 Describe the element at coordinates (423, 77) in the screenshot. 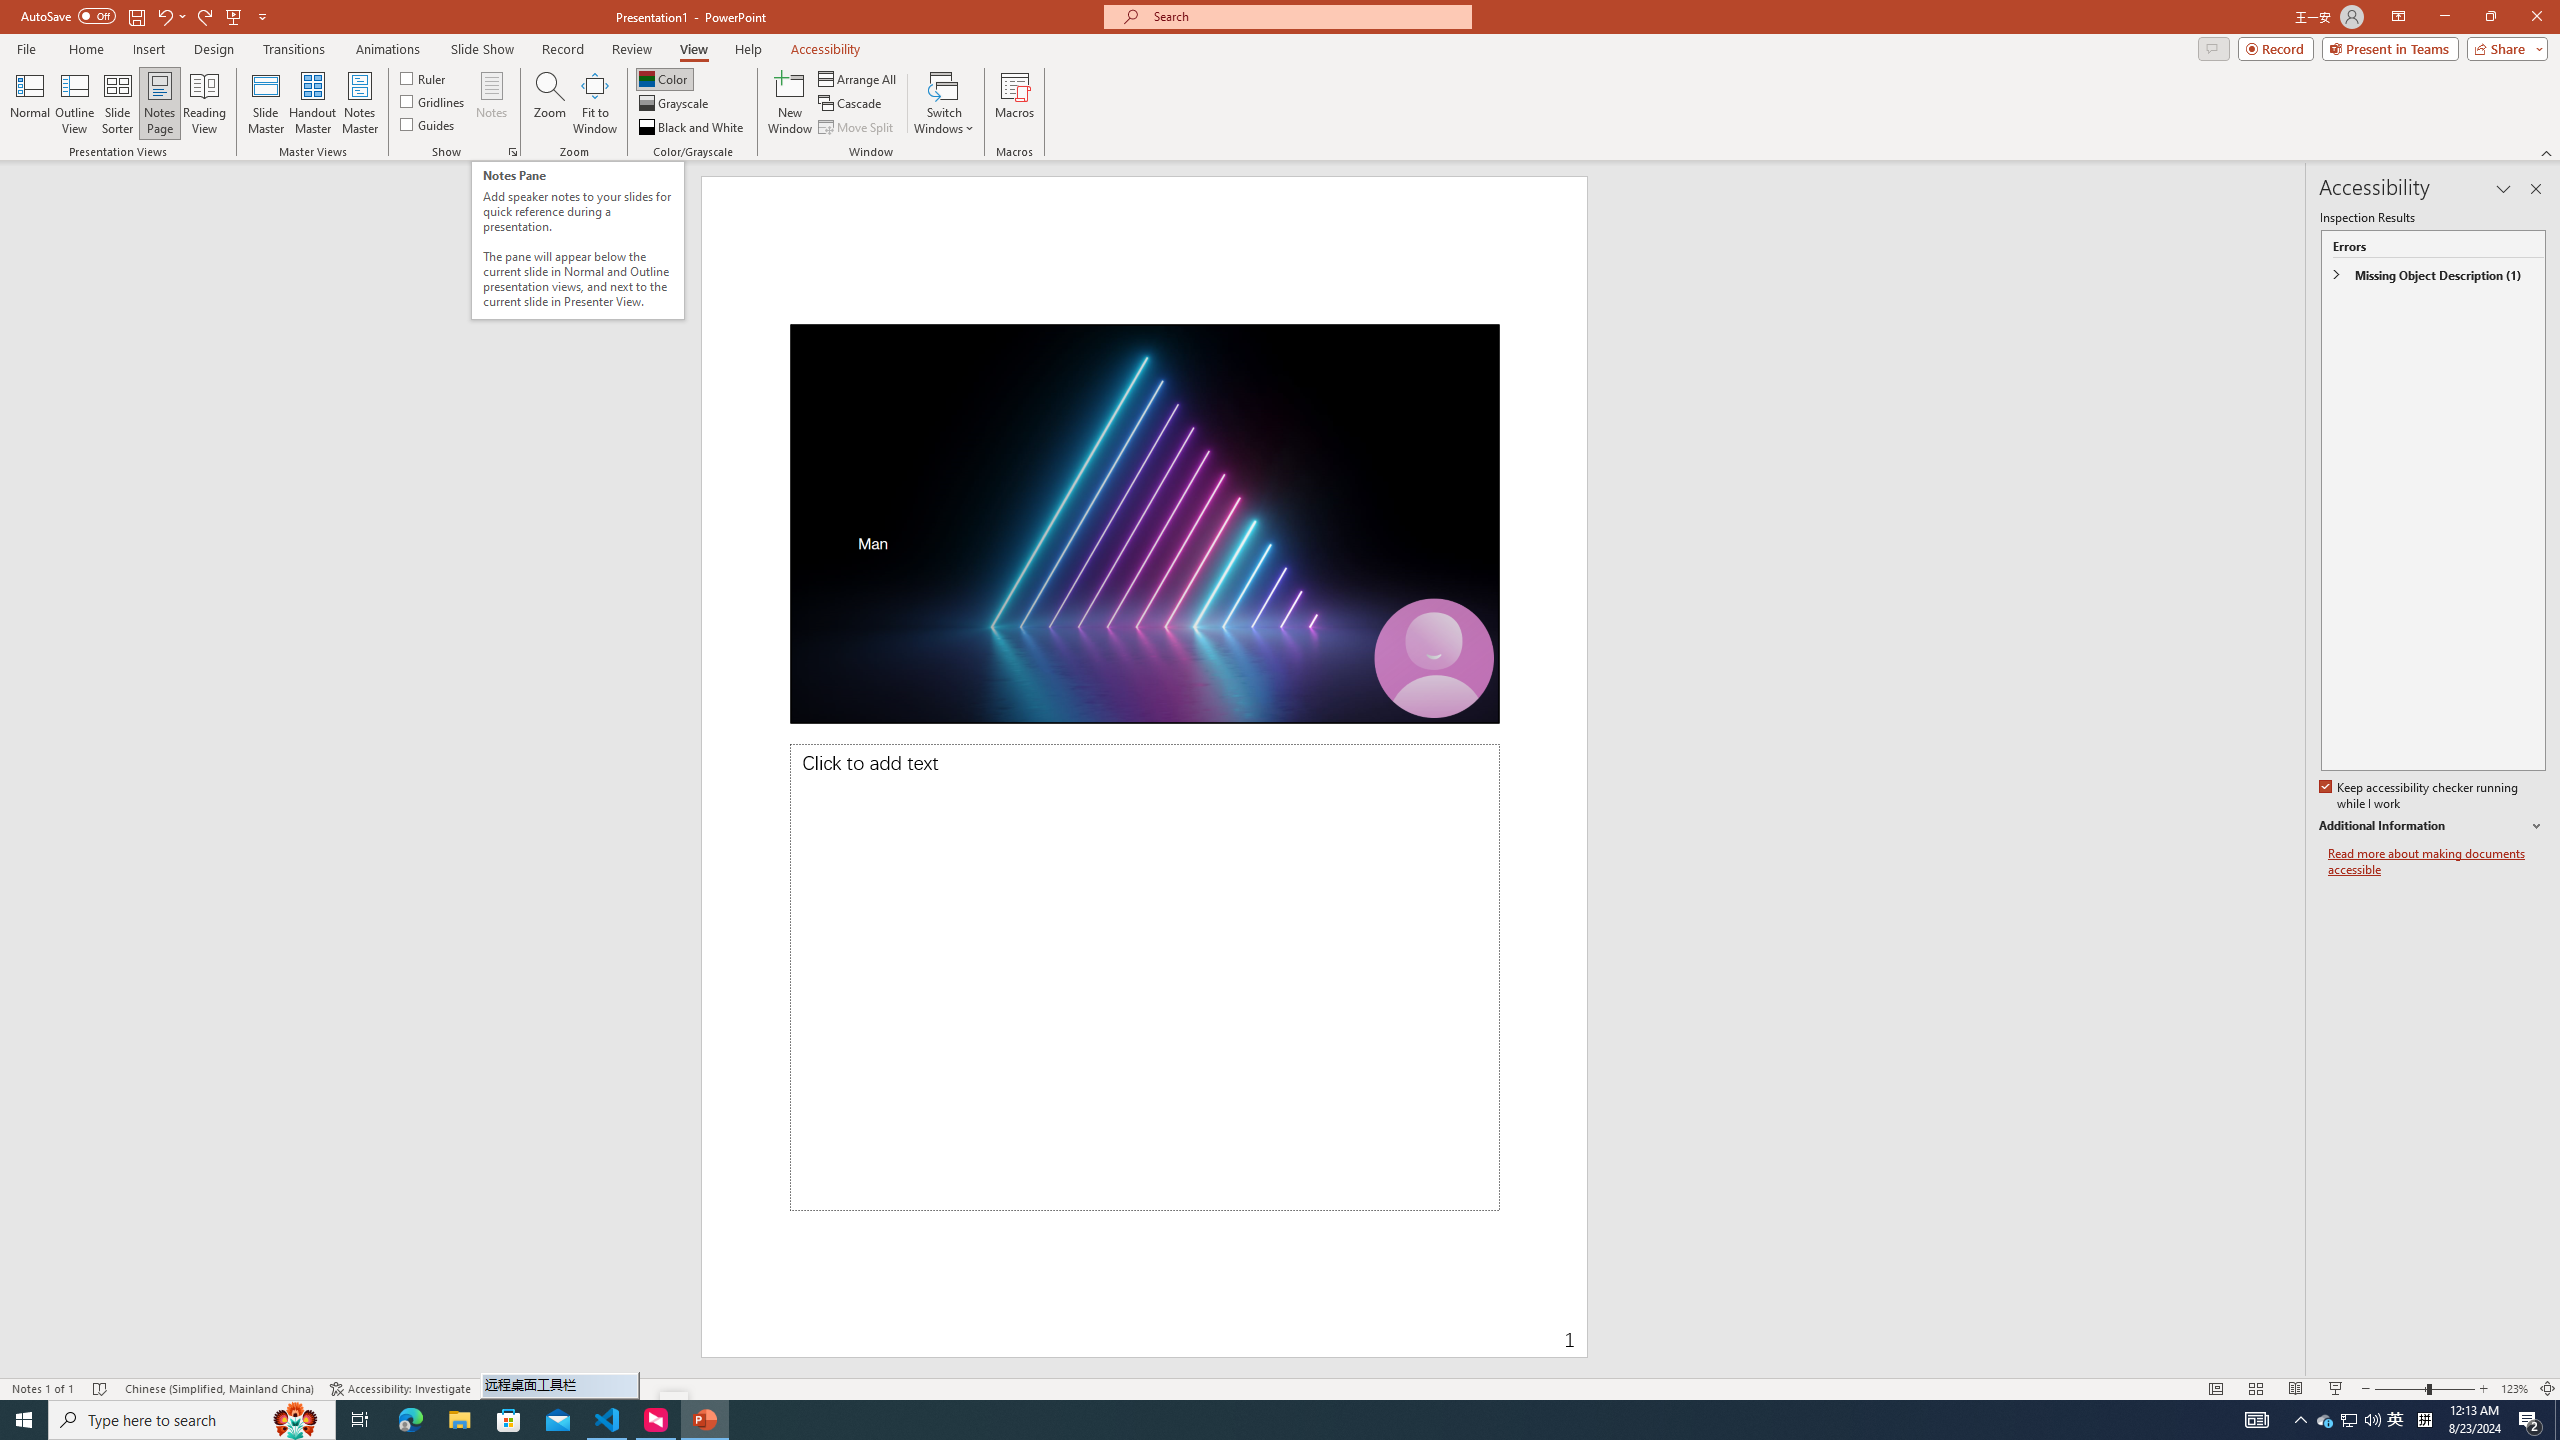

I see `'Ruler'` at that location.